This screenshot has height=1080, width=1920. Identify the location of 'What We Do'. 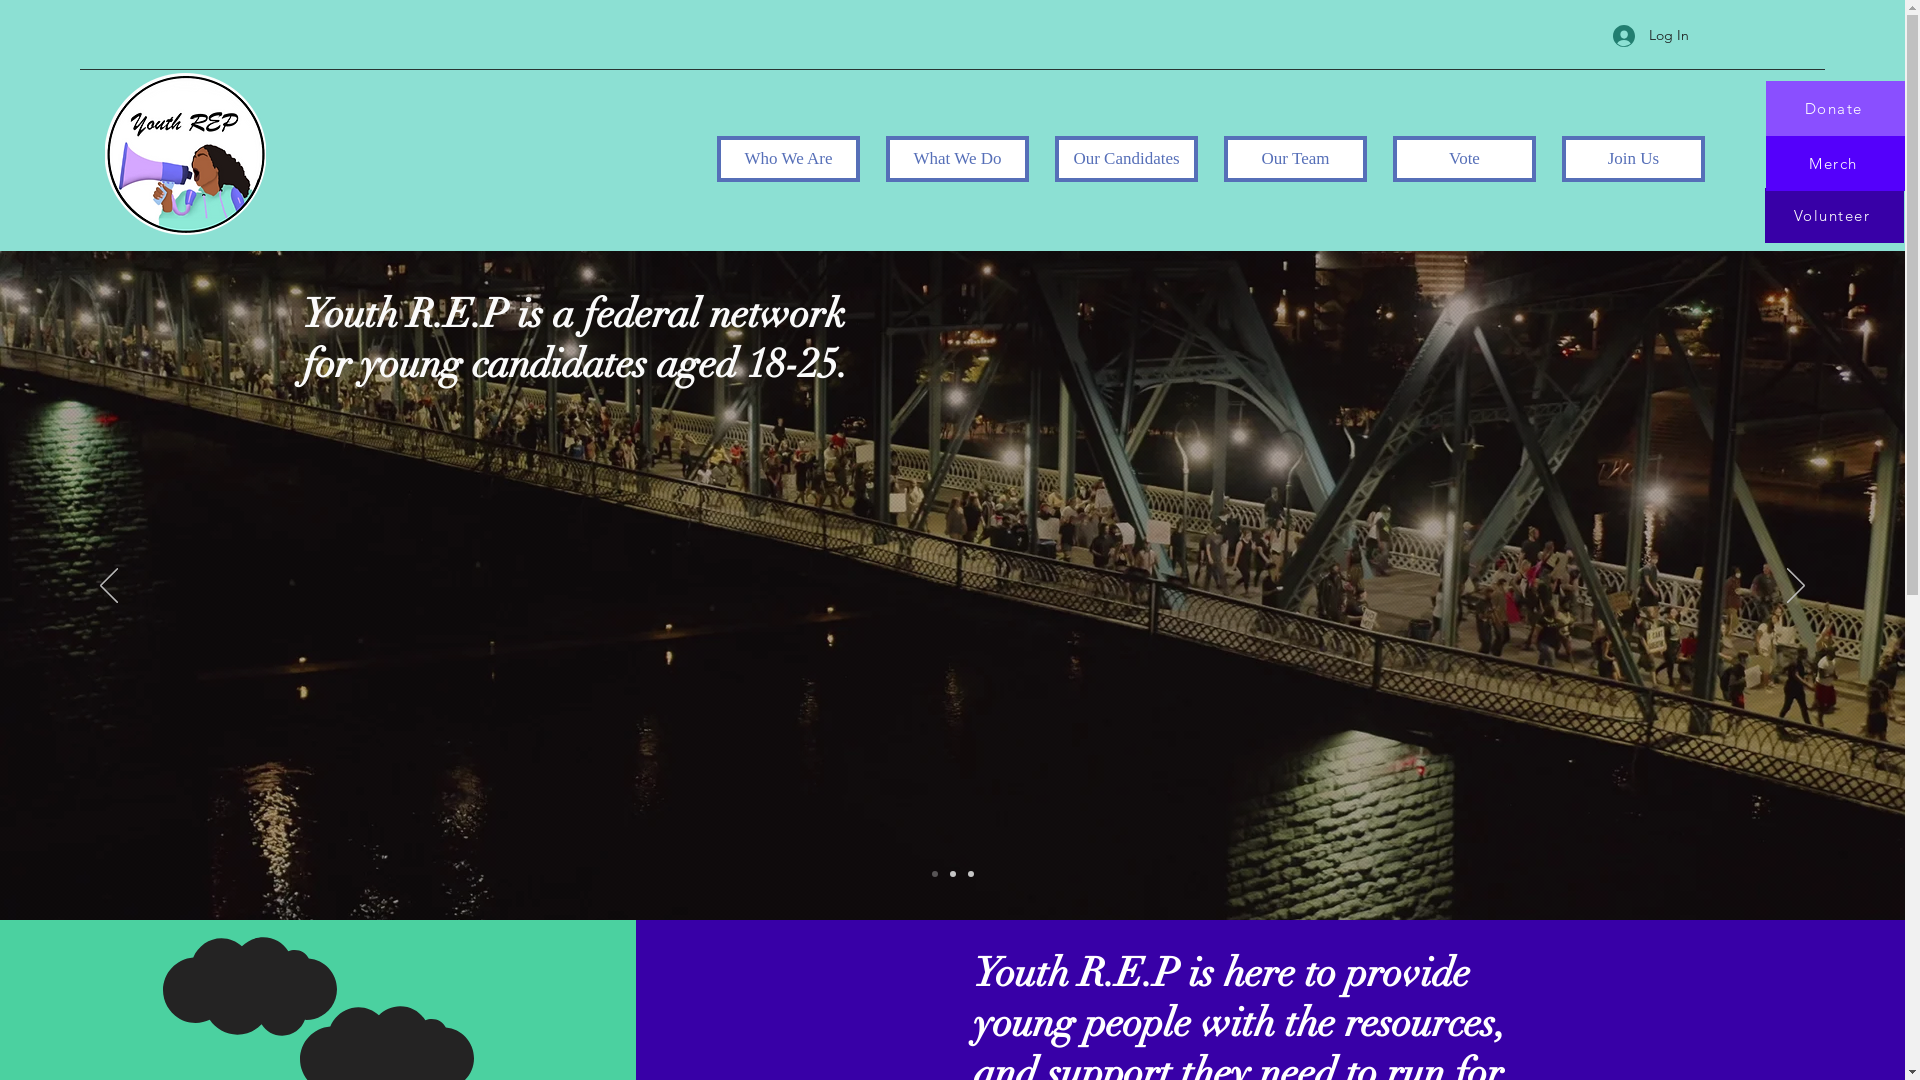
(885, 157).